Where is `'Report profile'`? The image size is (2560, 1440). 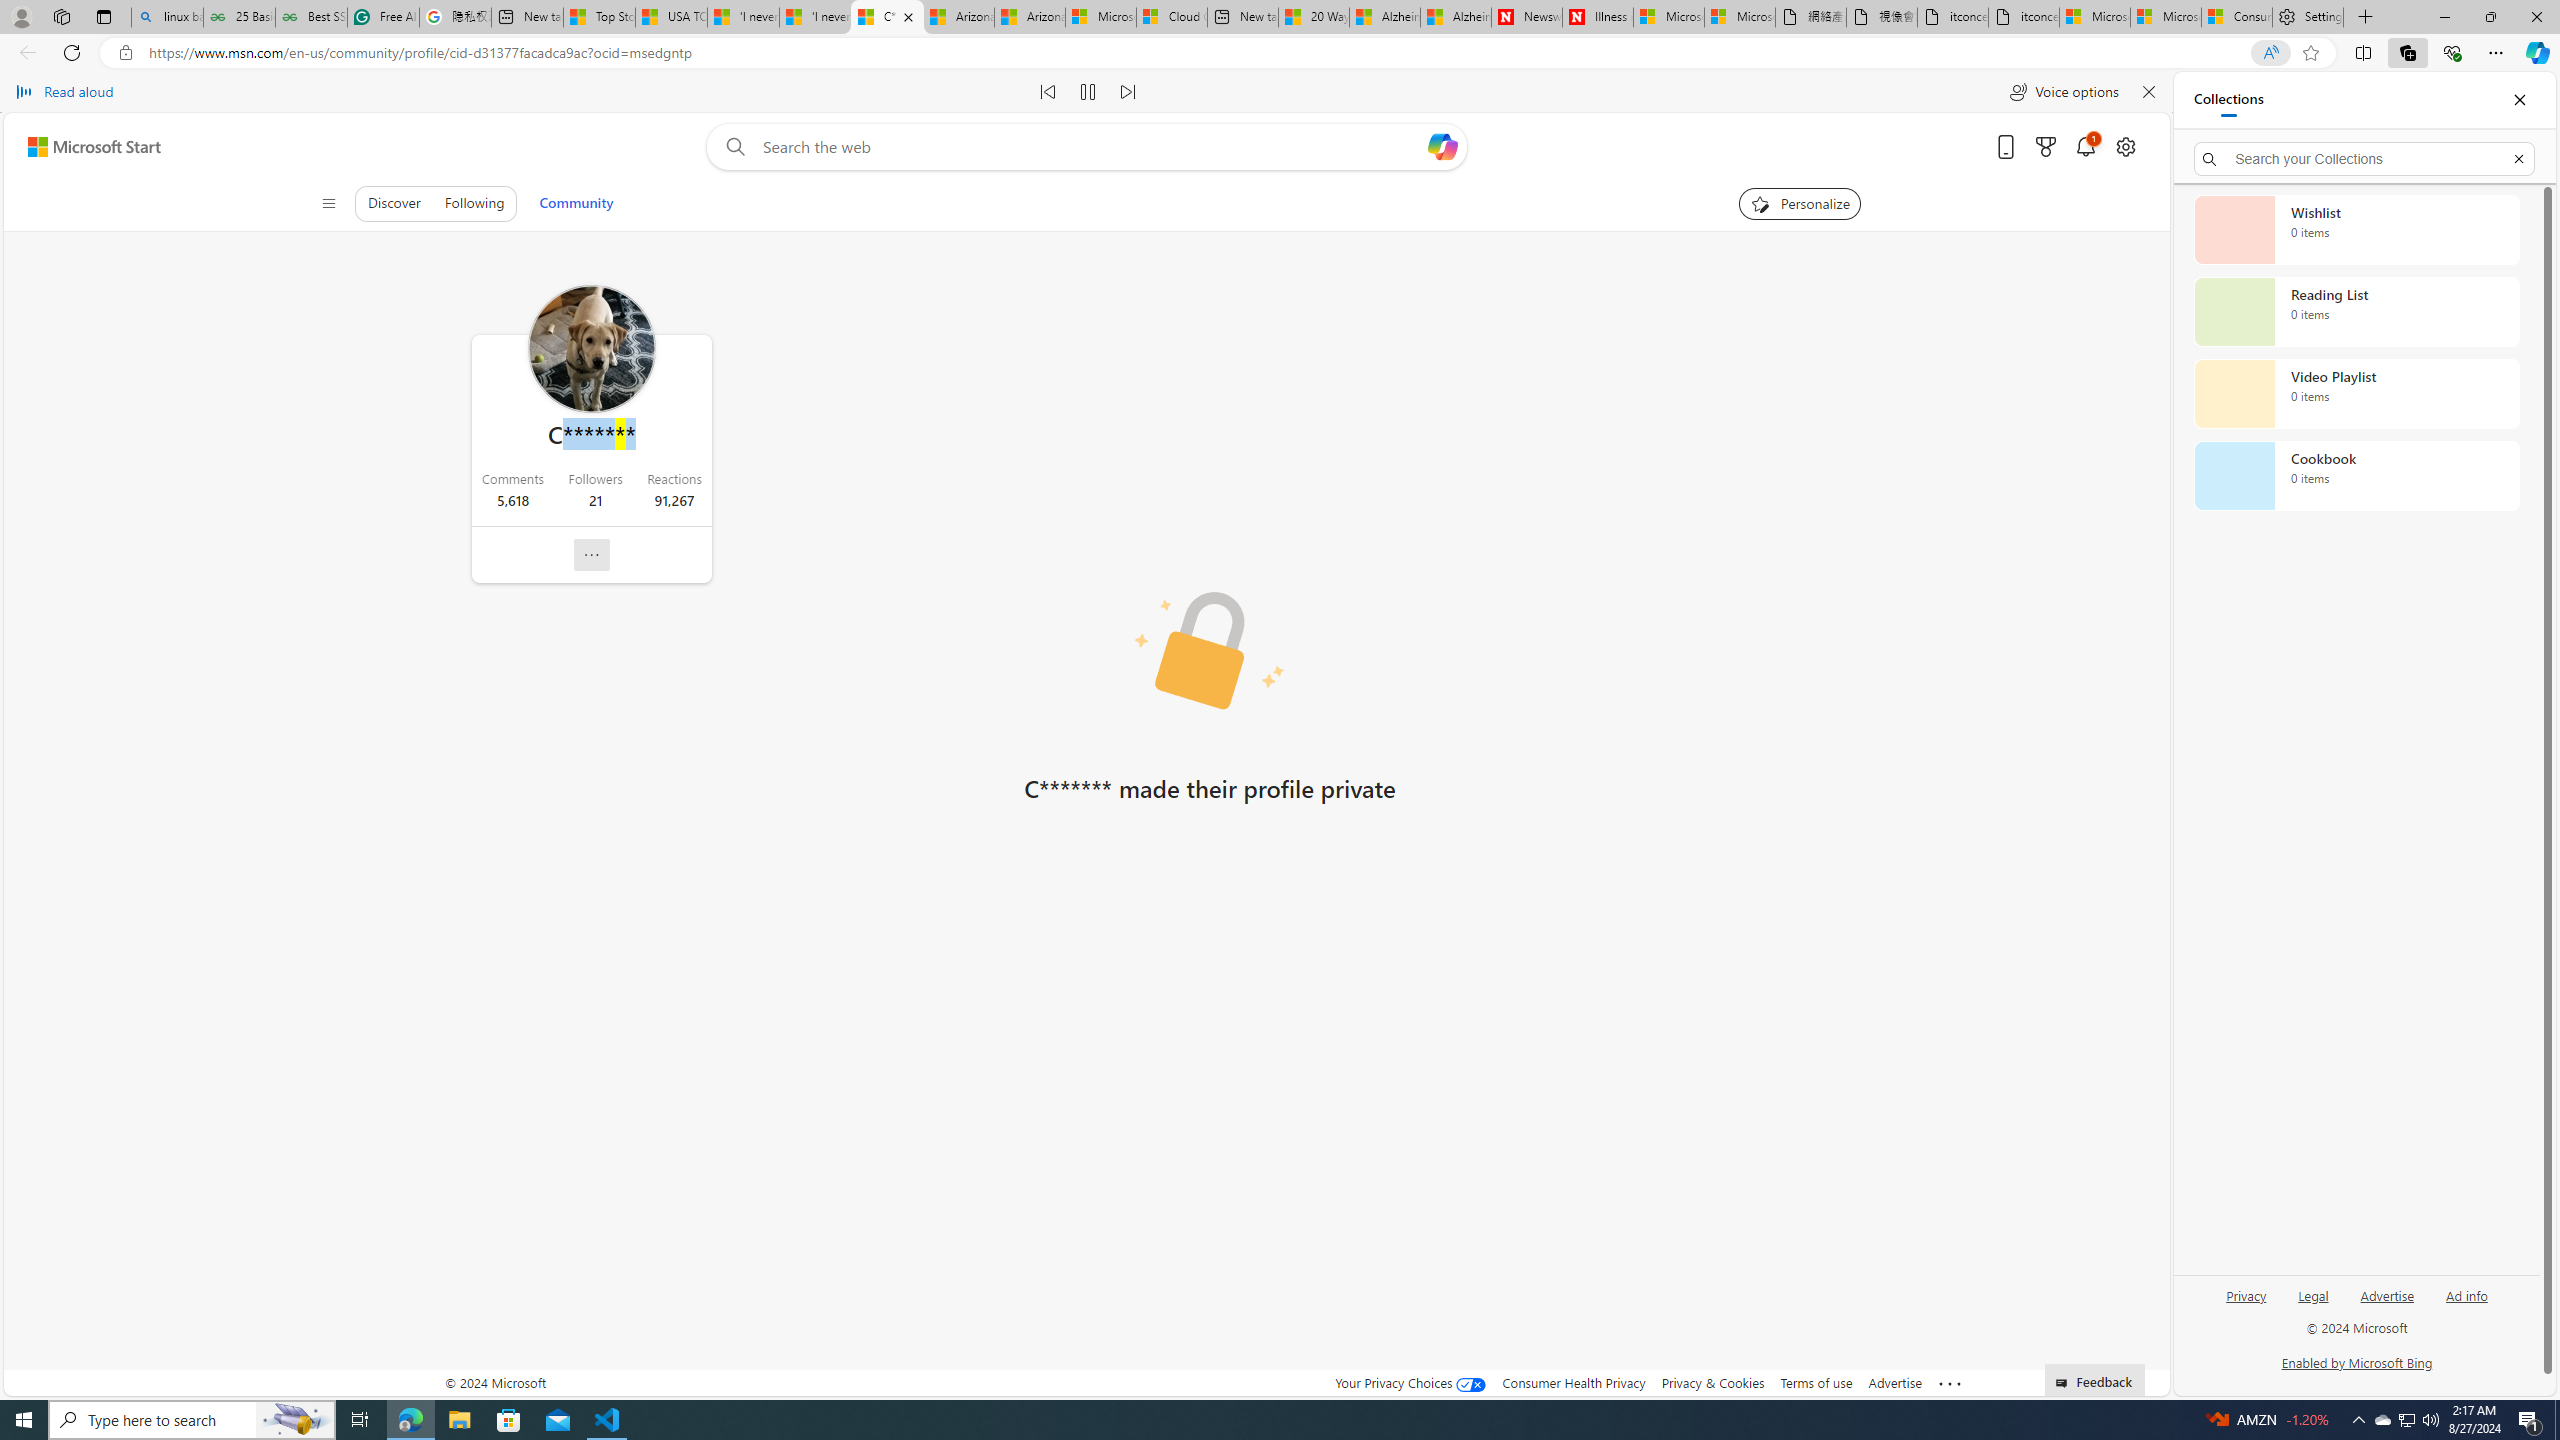 'Report profile' is located at coordinates (591, 555).